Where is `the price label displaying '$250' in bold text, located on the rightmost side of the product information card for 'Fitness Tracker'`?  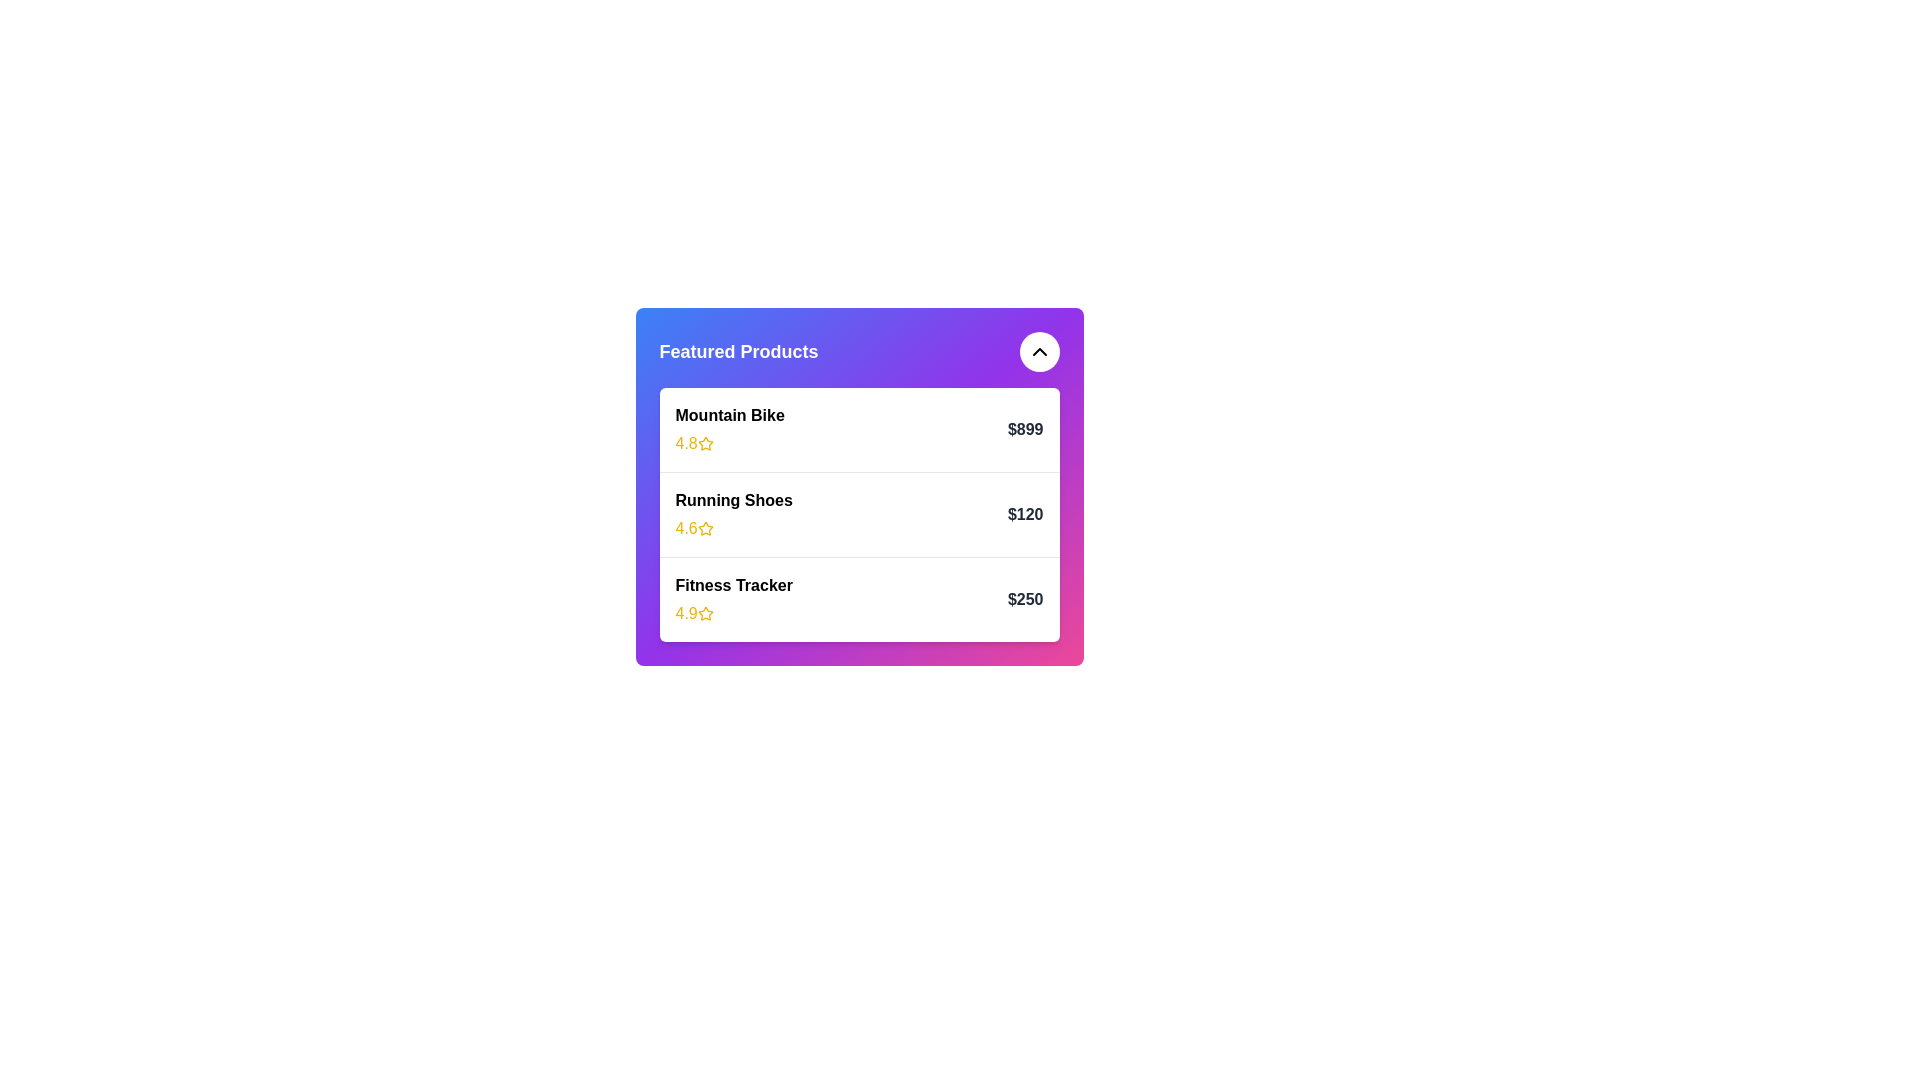
the price label displaying '$250' in bold text, located on the rightmost side of the product information card for 'Fitness Tracker' is located at coordinates (1025, 599).